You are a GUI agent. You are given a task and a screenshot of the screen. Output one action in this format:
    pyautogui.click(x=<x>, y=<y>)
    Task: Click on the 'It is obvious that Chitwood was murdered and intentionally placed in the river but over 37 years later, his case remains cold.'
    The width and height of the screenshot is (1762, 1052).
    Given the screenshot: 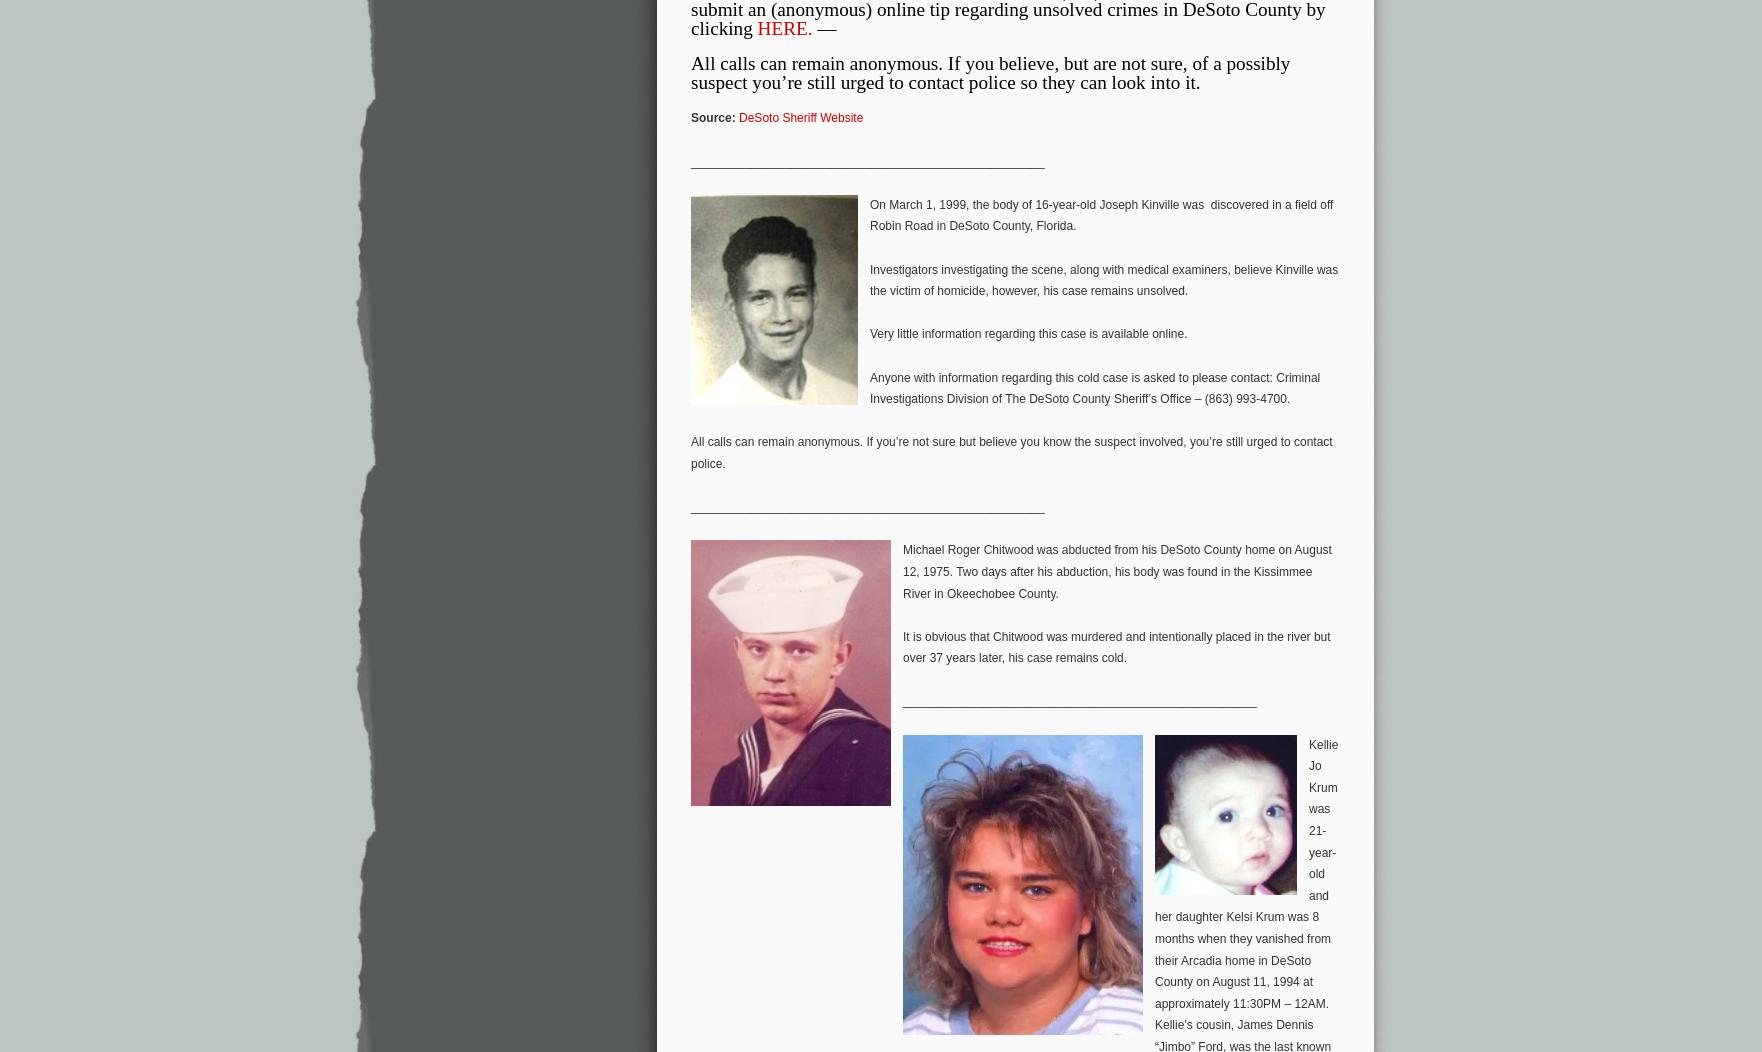 What is the action you would take?
    pyautogui.click(x=1116, y=646)
    